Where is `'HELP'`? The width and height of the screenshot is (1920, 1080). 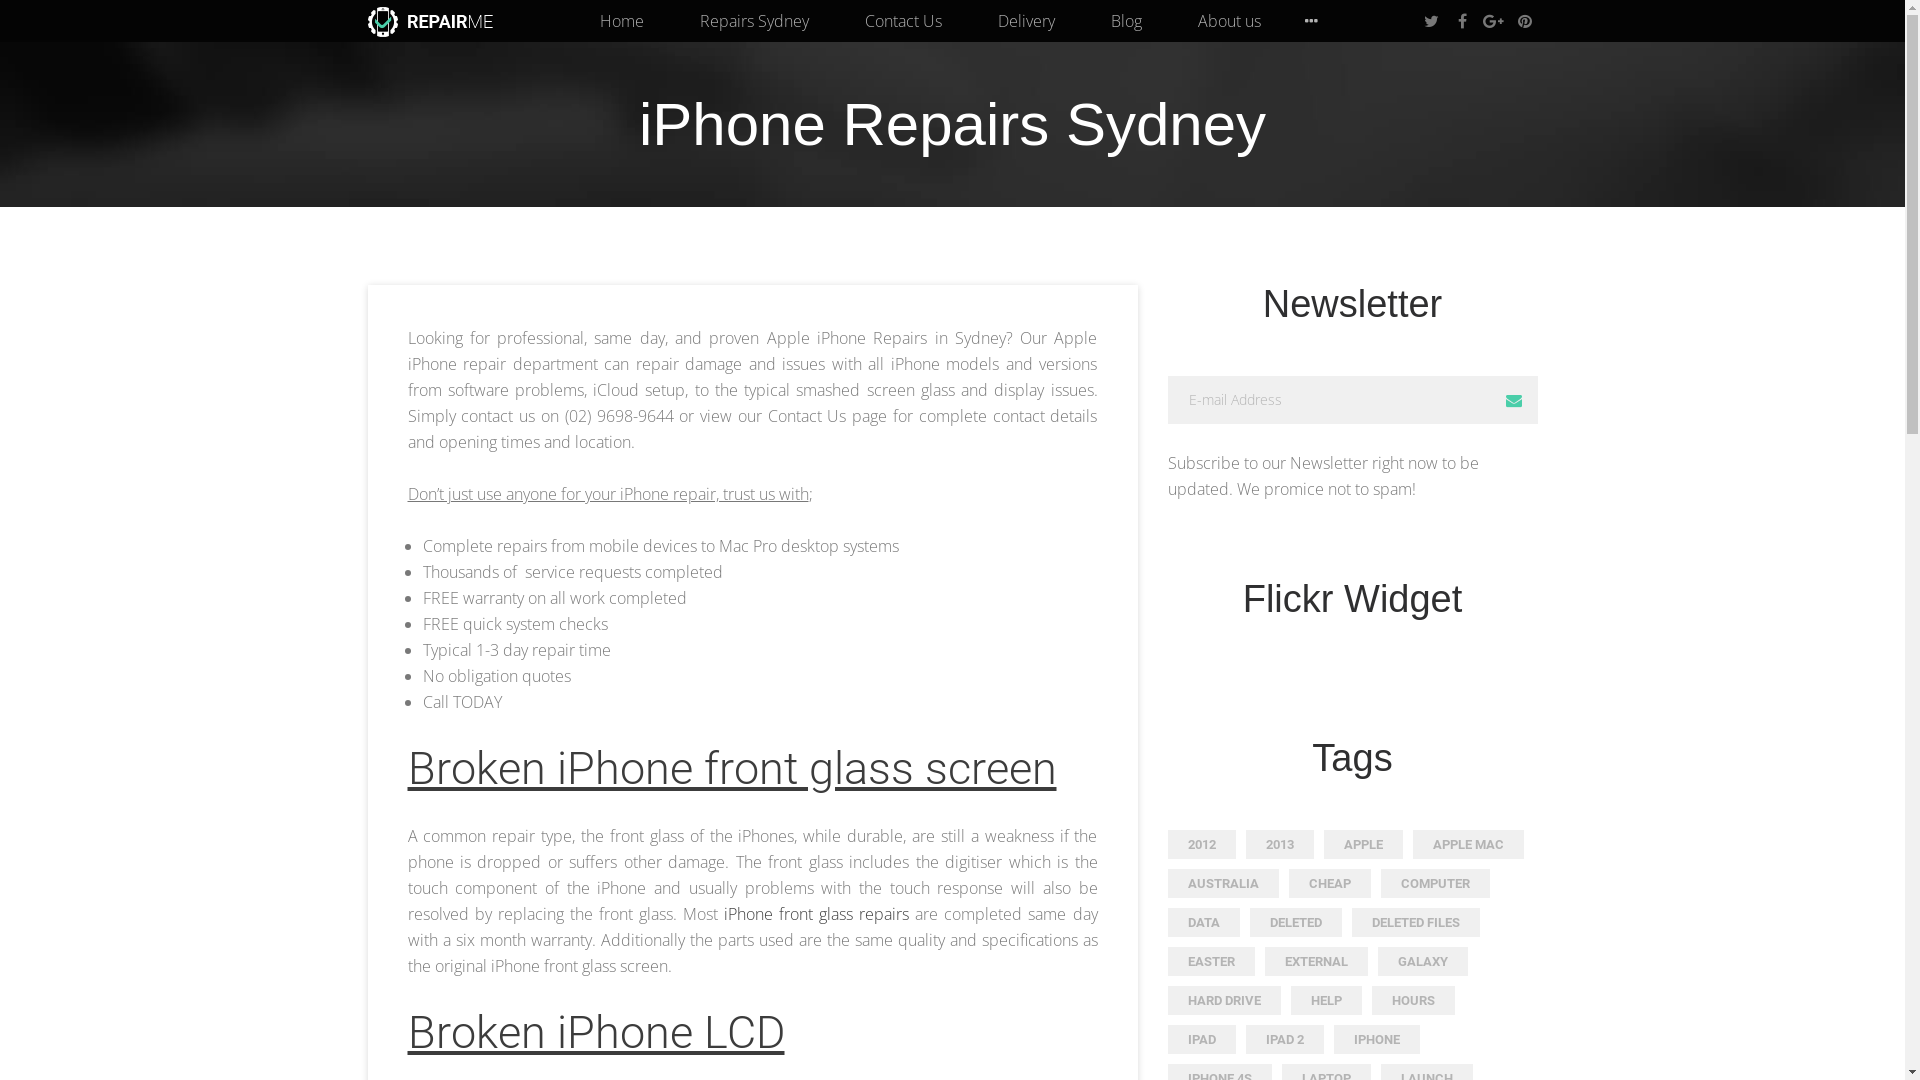
'HELP' is located at coordinates (1290, 1000).